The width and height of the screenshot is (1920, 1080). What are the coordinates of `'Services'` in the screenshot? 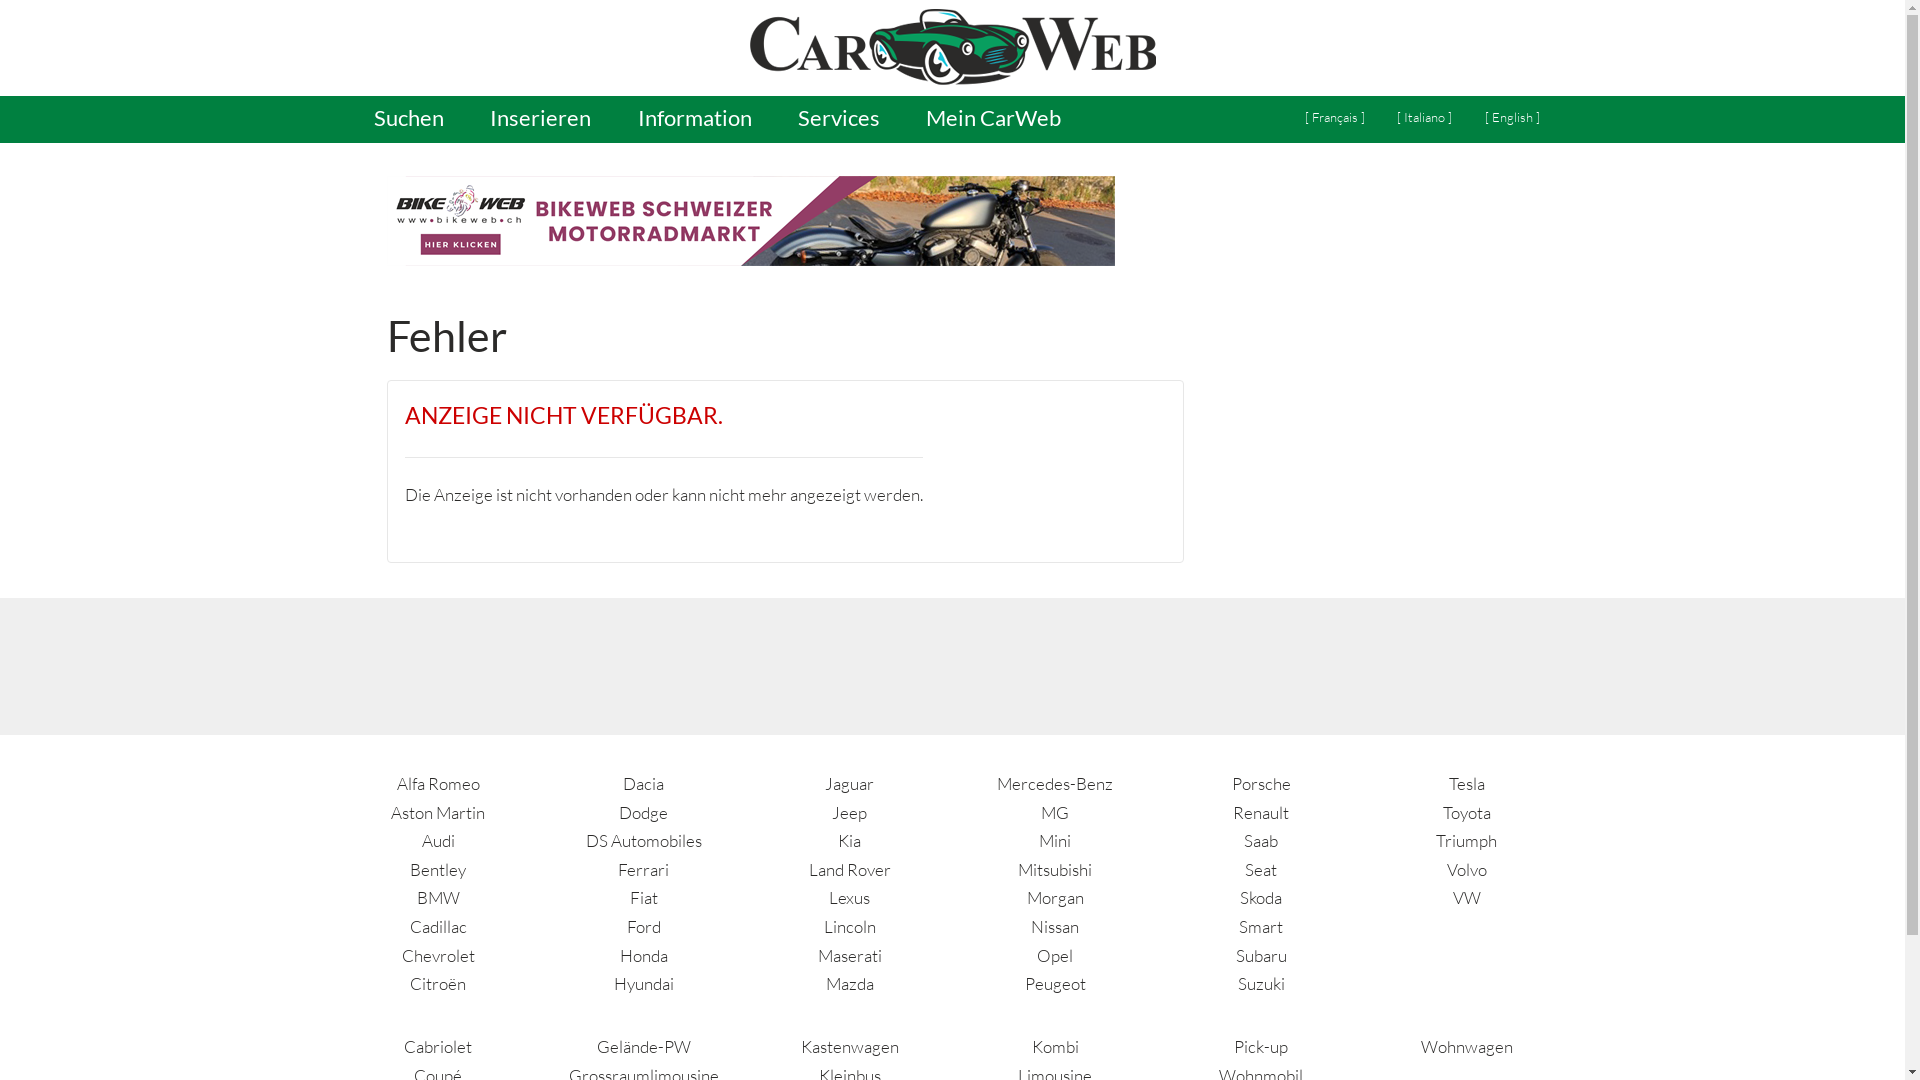 It's located at (838, 119).